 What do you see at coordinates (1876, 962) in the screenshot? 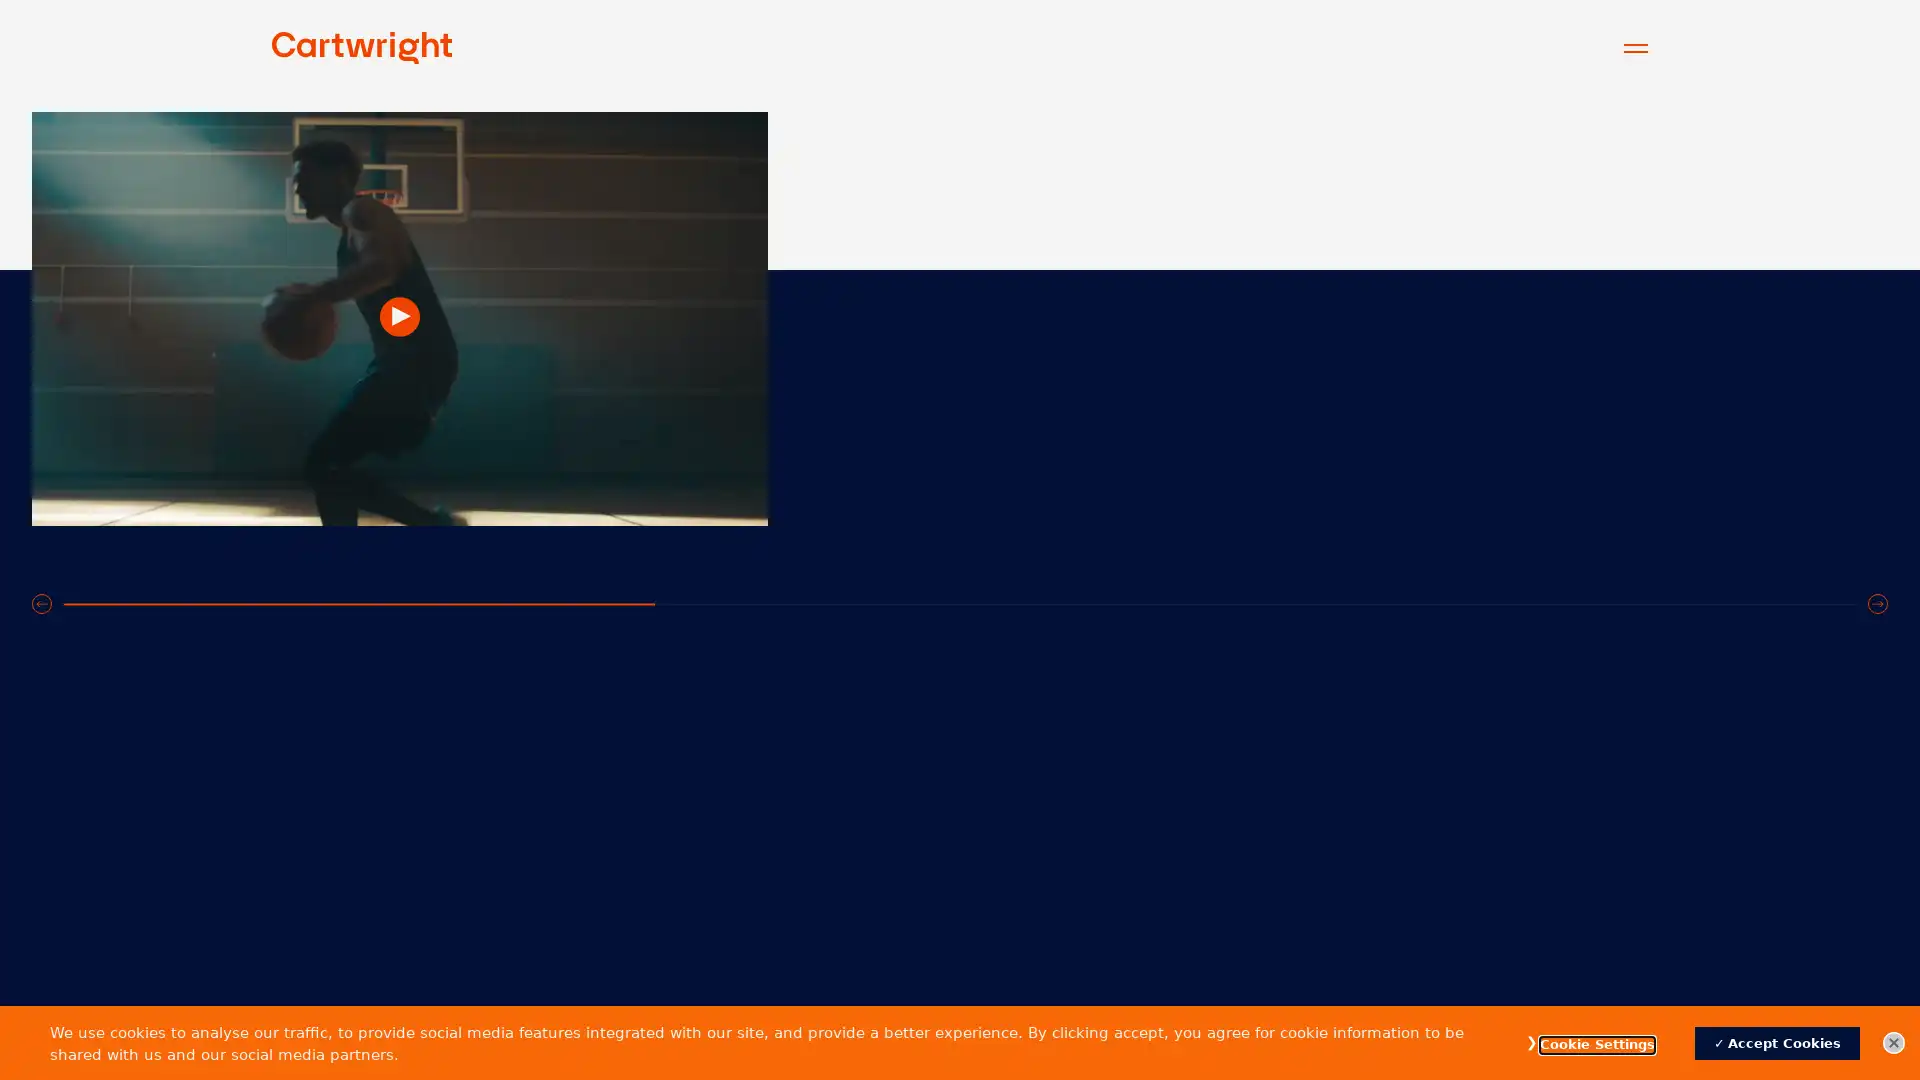
I see `Next slides` at bounding box center [1876, 962].